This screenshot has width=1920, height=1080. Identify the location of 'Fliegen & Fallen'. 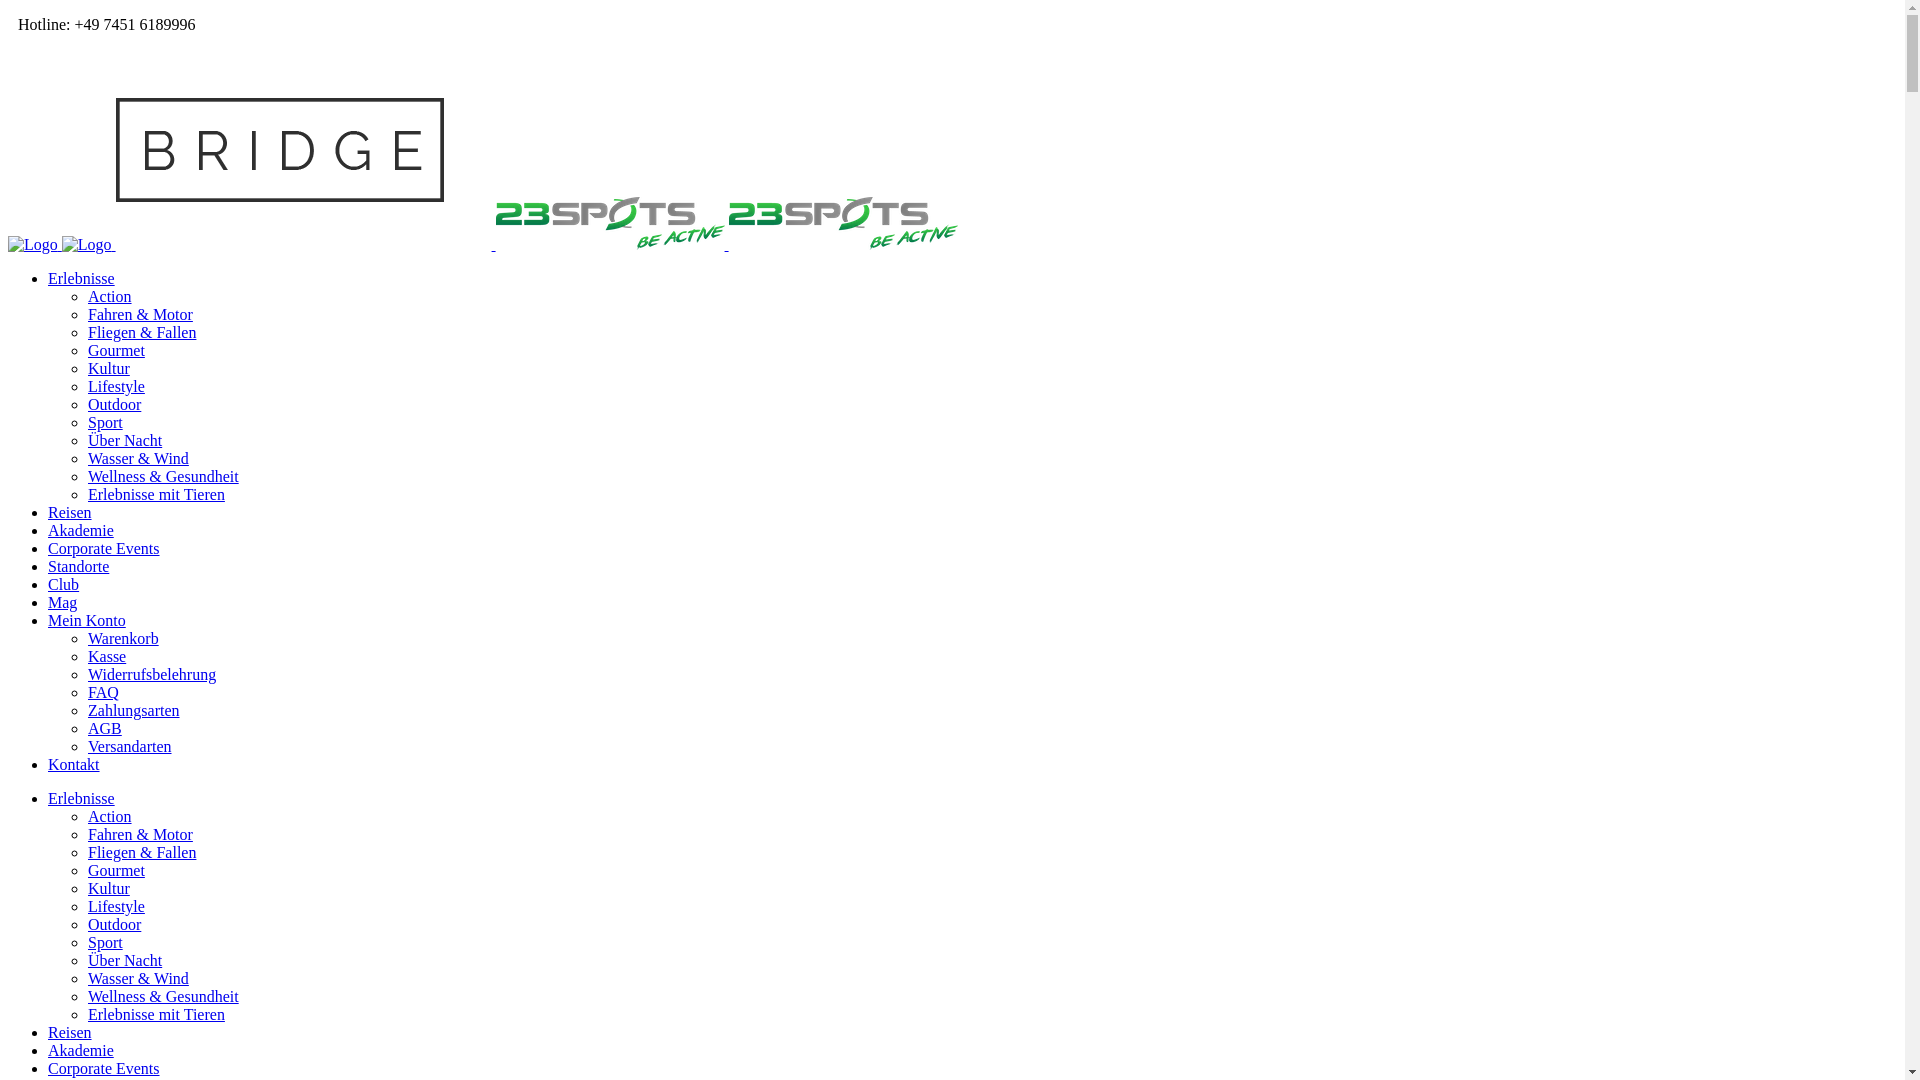
(141, 852).